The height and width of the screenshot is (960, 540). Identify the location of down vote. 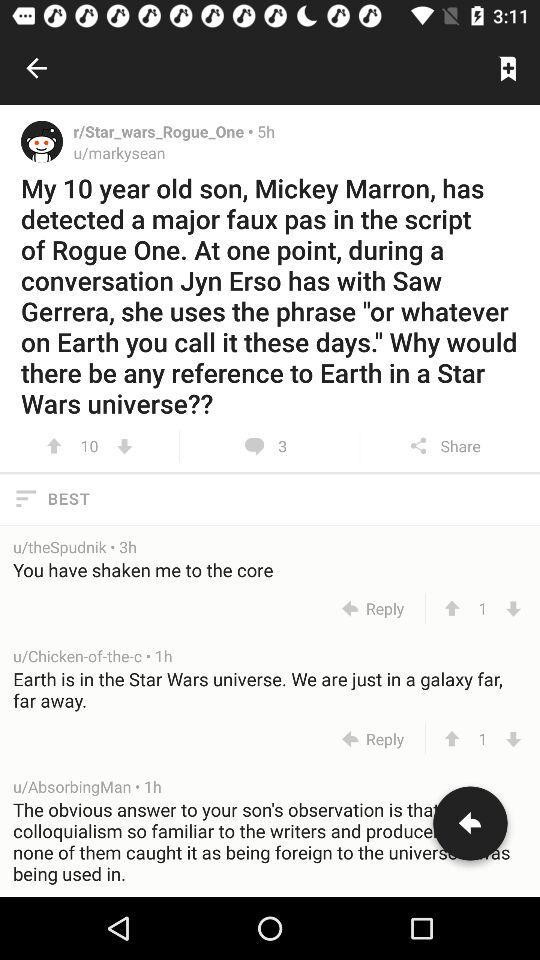
(124, 446).